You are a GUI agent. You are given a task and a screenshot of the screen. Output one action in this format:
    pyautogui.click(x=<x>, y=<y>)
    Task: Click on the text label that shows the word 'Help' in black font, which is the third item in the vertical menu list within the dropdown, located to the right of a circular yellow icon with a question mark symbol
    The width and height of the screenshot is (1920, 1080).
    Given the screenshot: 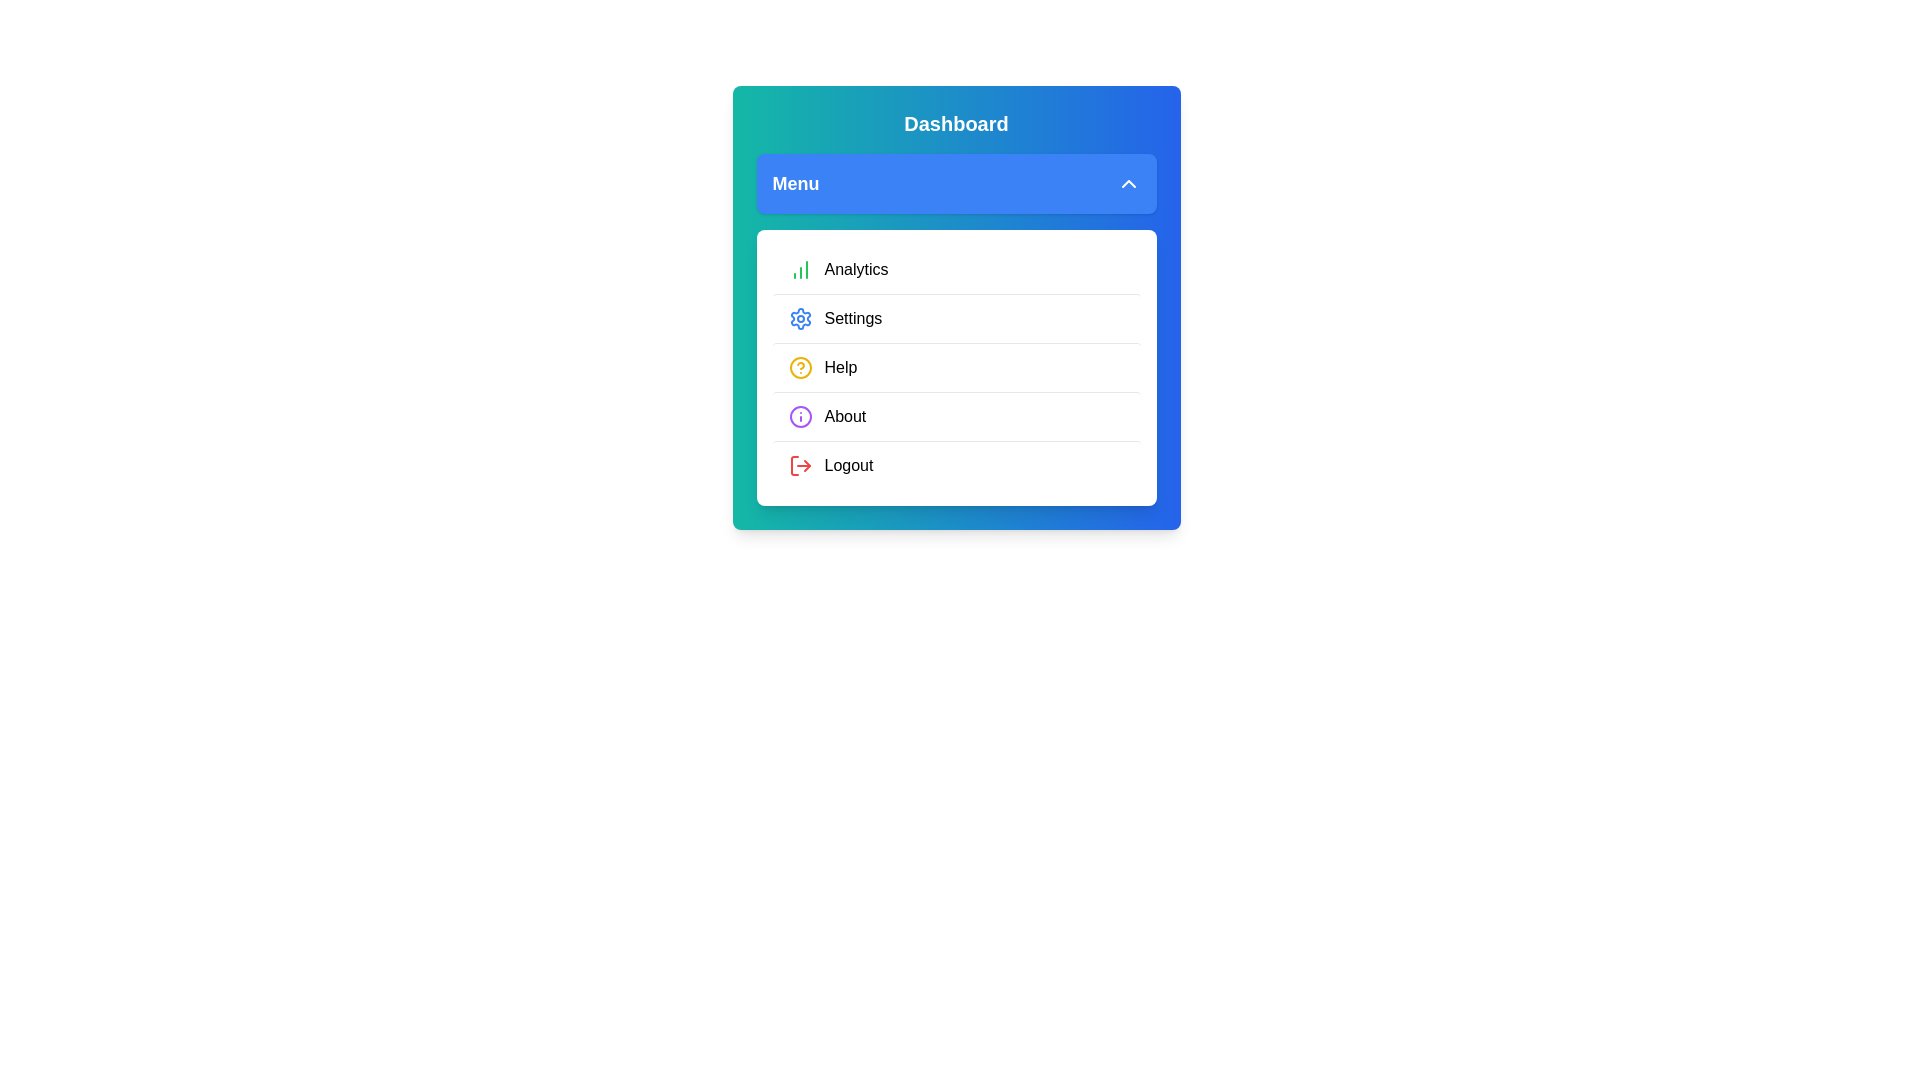 What is the action you would take?
    pyautogui.click(x=840, y=367)
    